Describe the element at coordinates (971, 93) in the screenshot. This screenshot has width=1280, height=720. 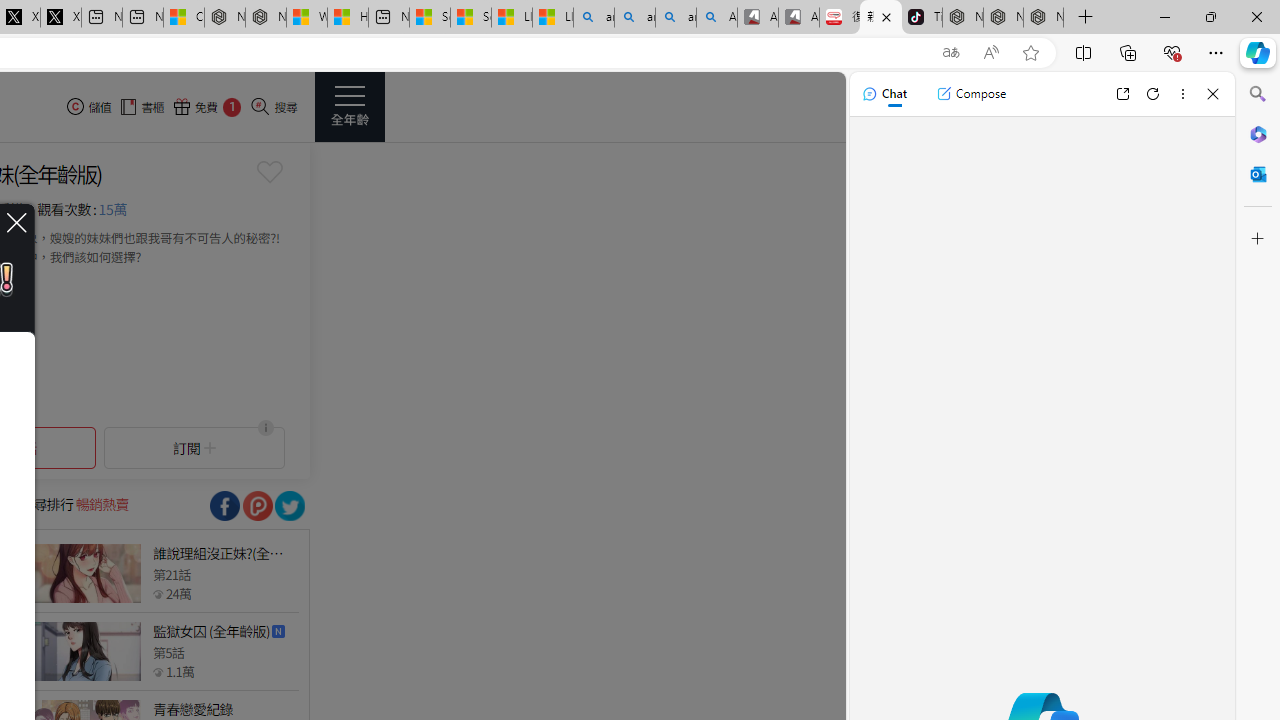
I see `'Compose'` at that location.